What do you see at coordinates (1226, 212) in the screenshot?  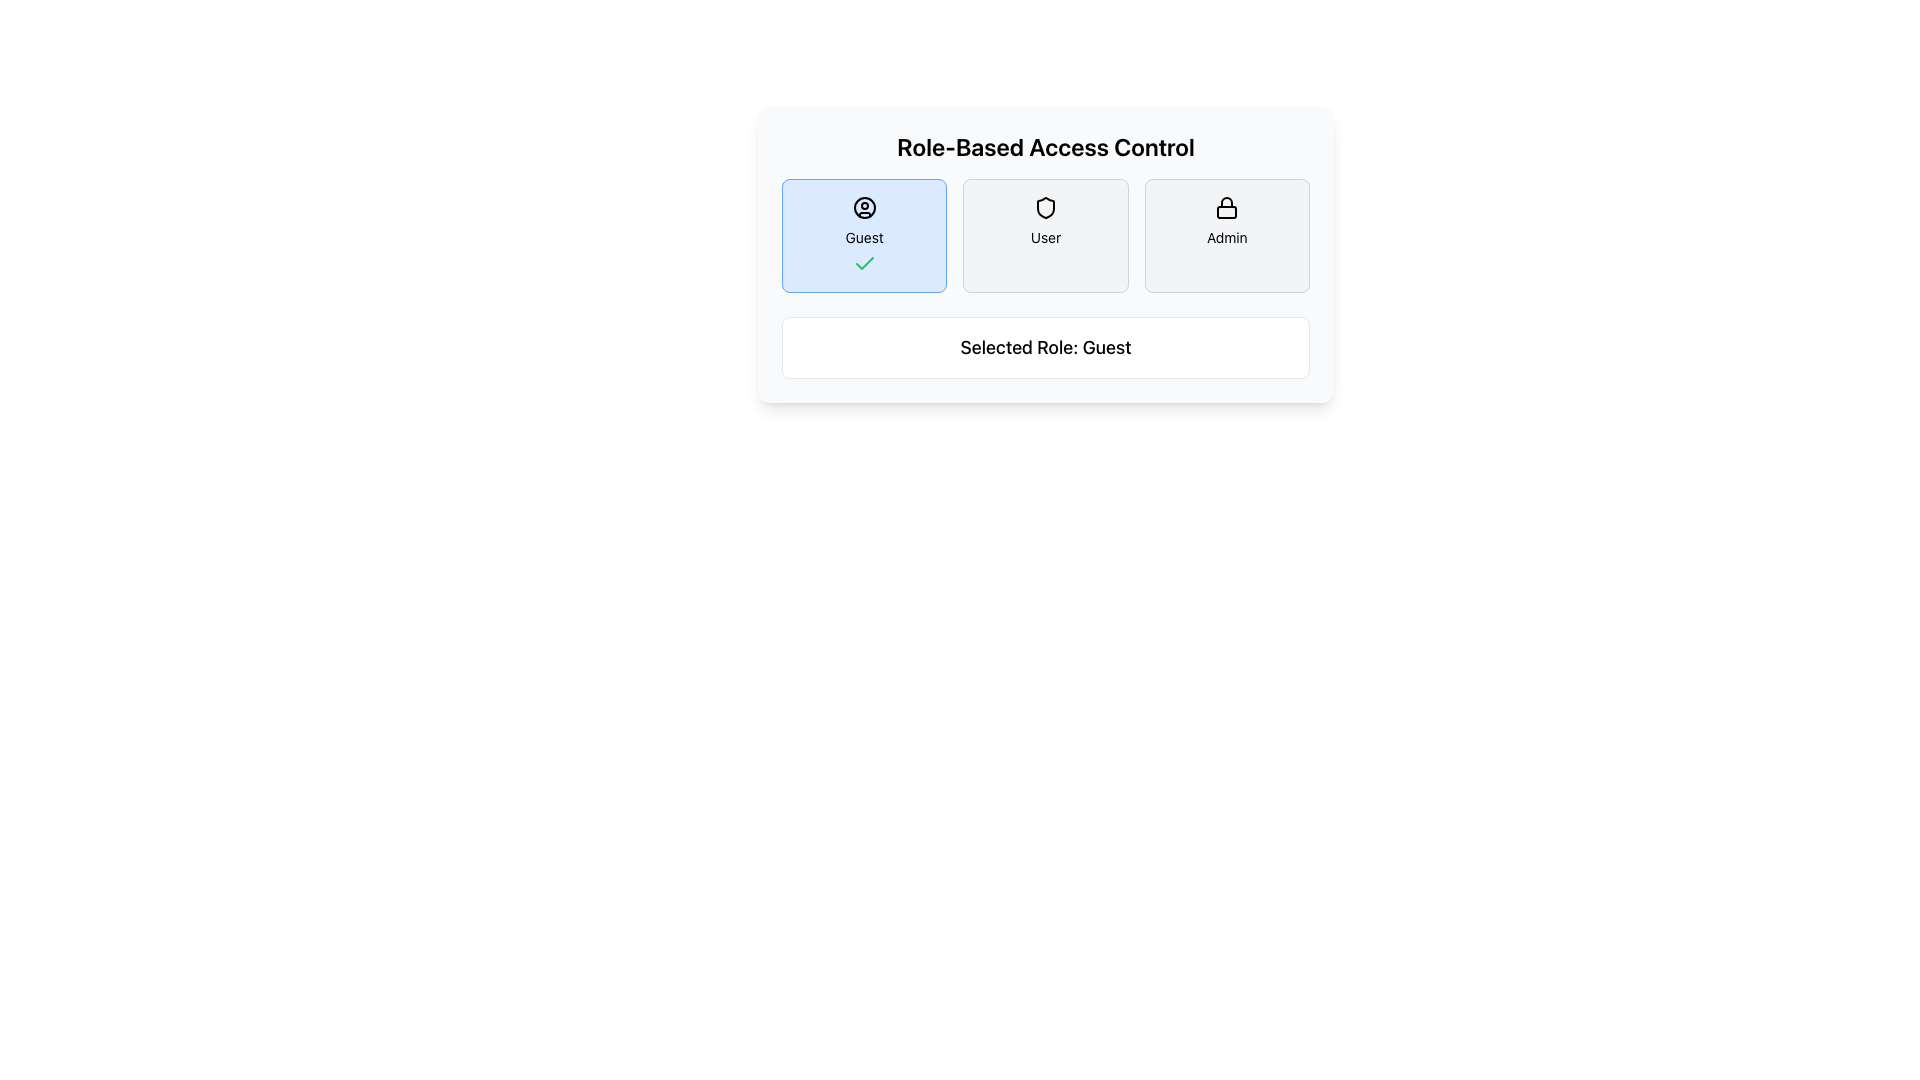 I see `the decorative visual icon representing the locked status of the 'Admin' role in the role selection interface, identified by a red lock icon on the Admin role card` at bounding box center [1226, 212].